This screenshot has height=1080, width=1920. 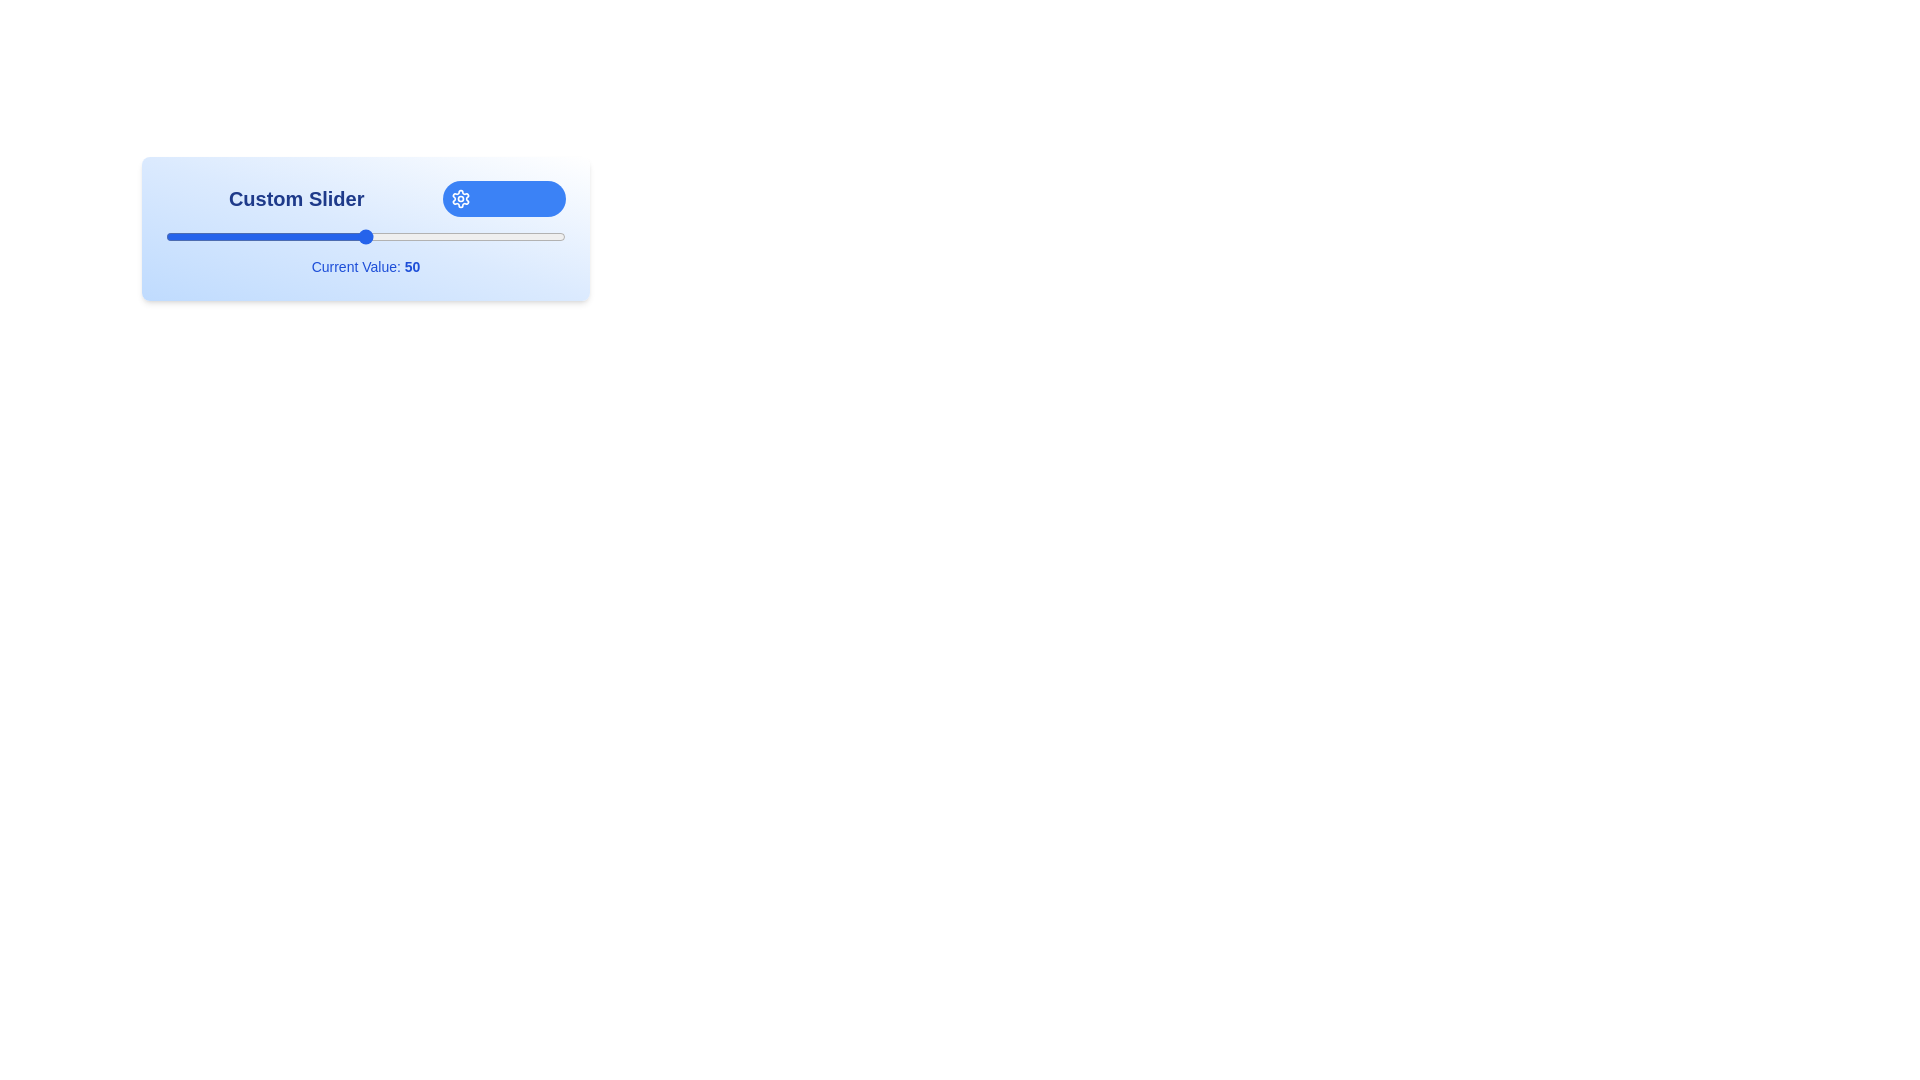 I want to click on the slider's value, so click(x=169, y=235).